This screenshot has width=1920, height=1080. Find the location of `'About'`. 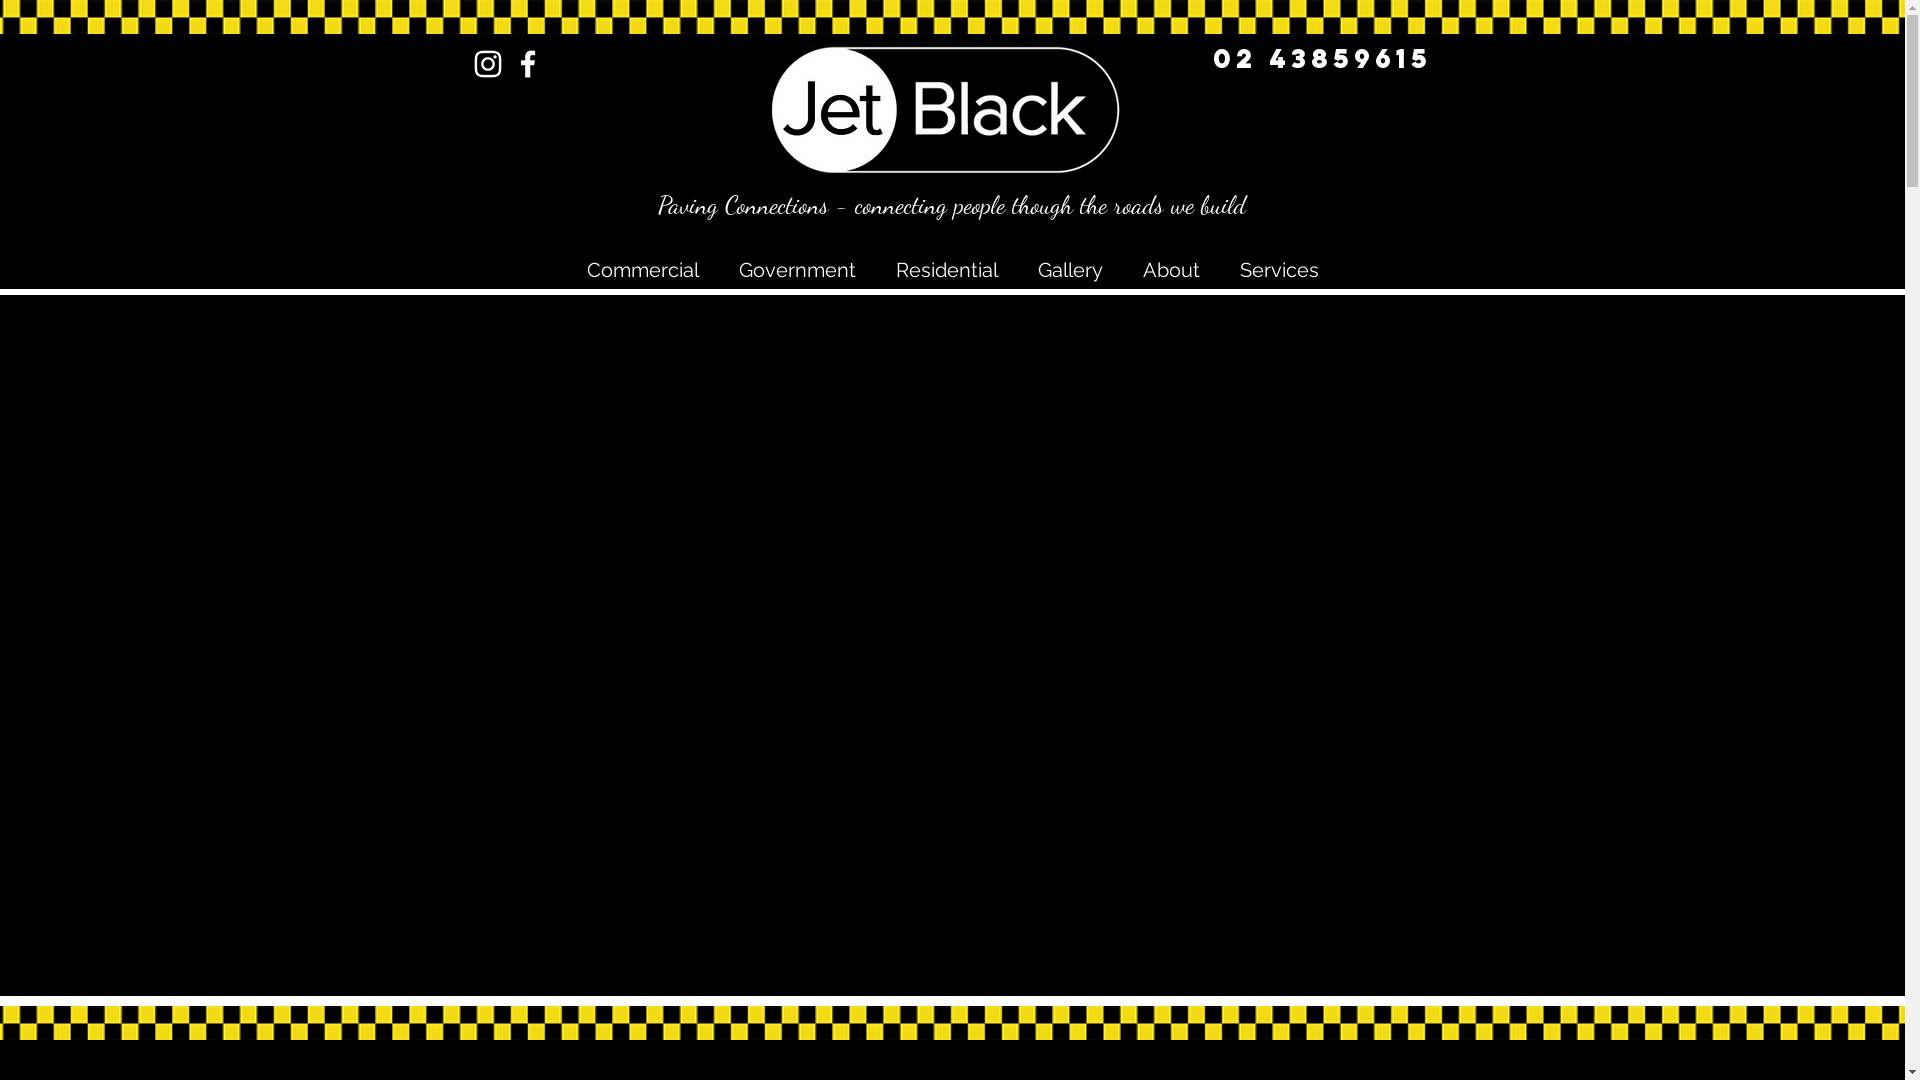

'About' is located at coordinates (1170, 270).